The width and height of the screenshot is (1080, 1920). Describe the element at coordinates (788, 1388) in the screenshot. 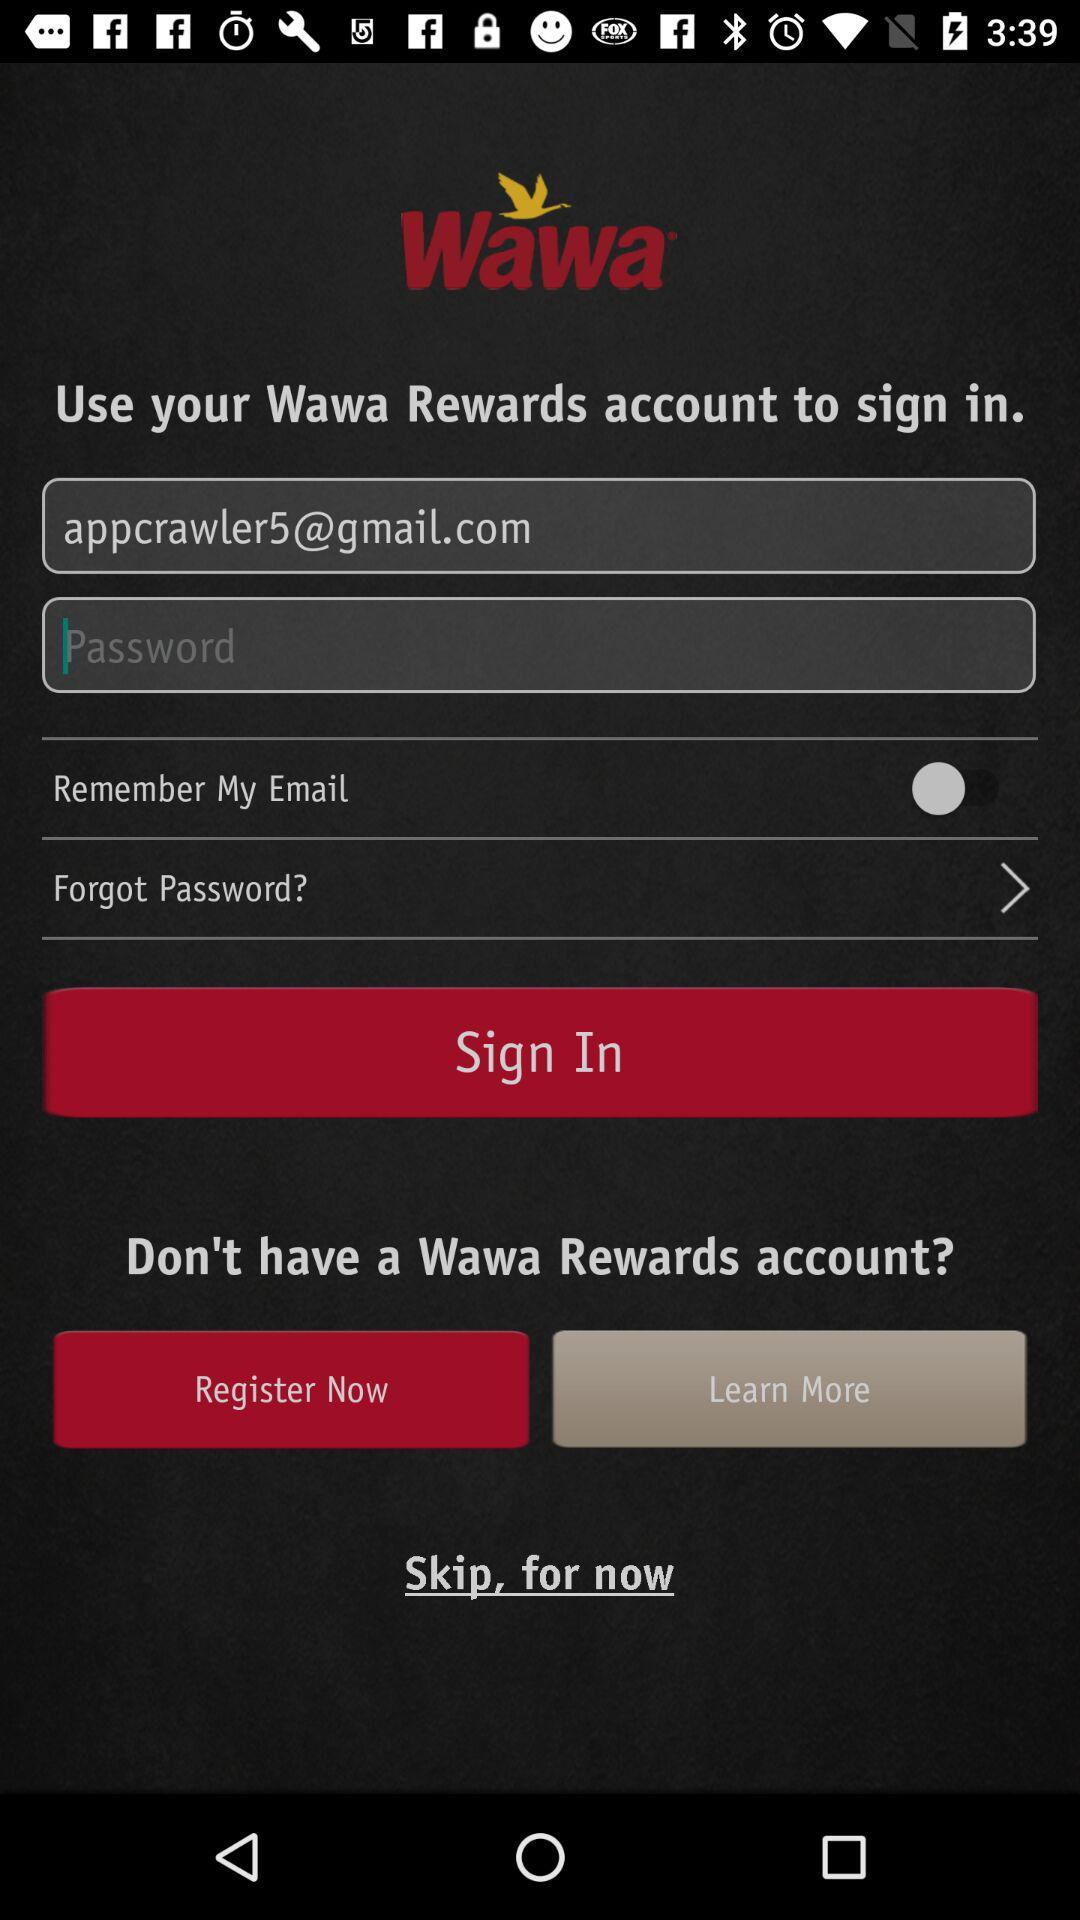

I see `the icon below the don t have item` at that location.